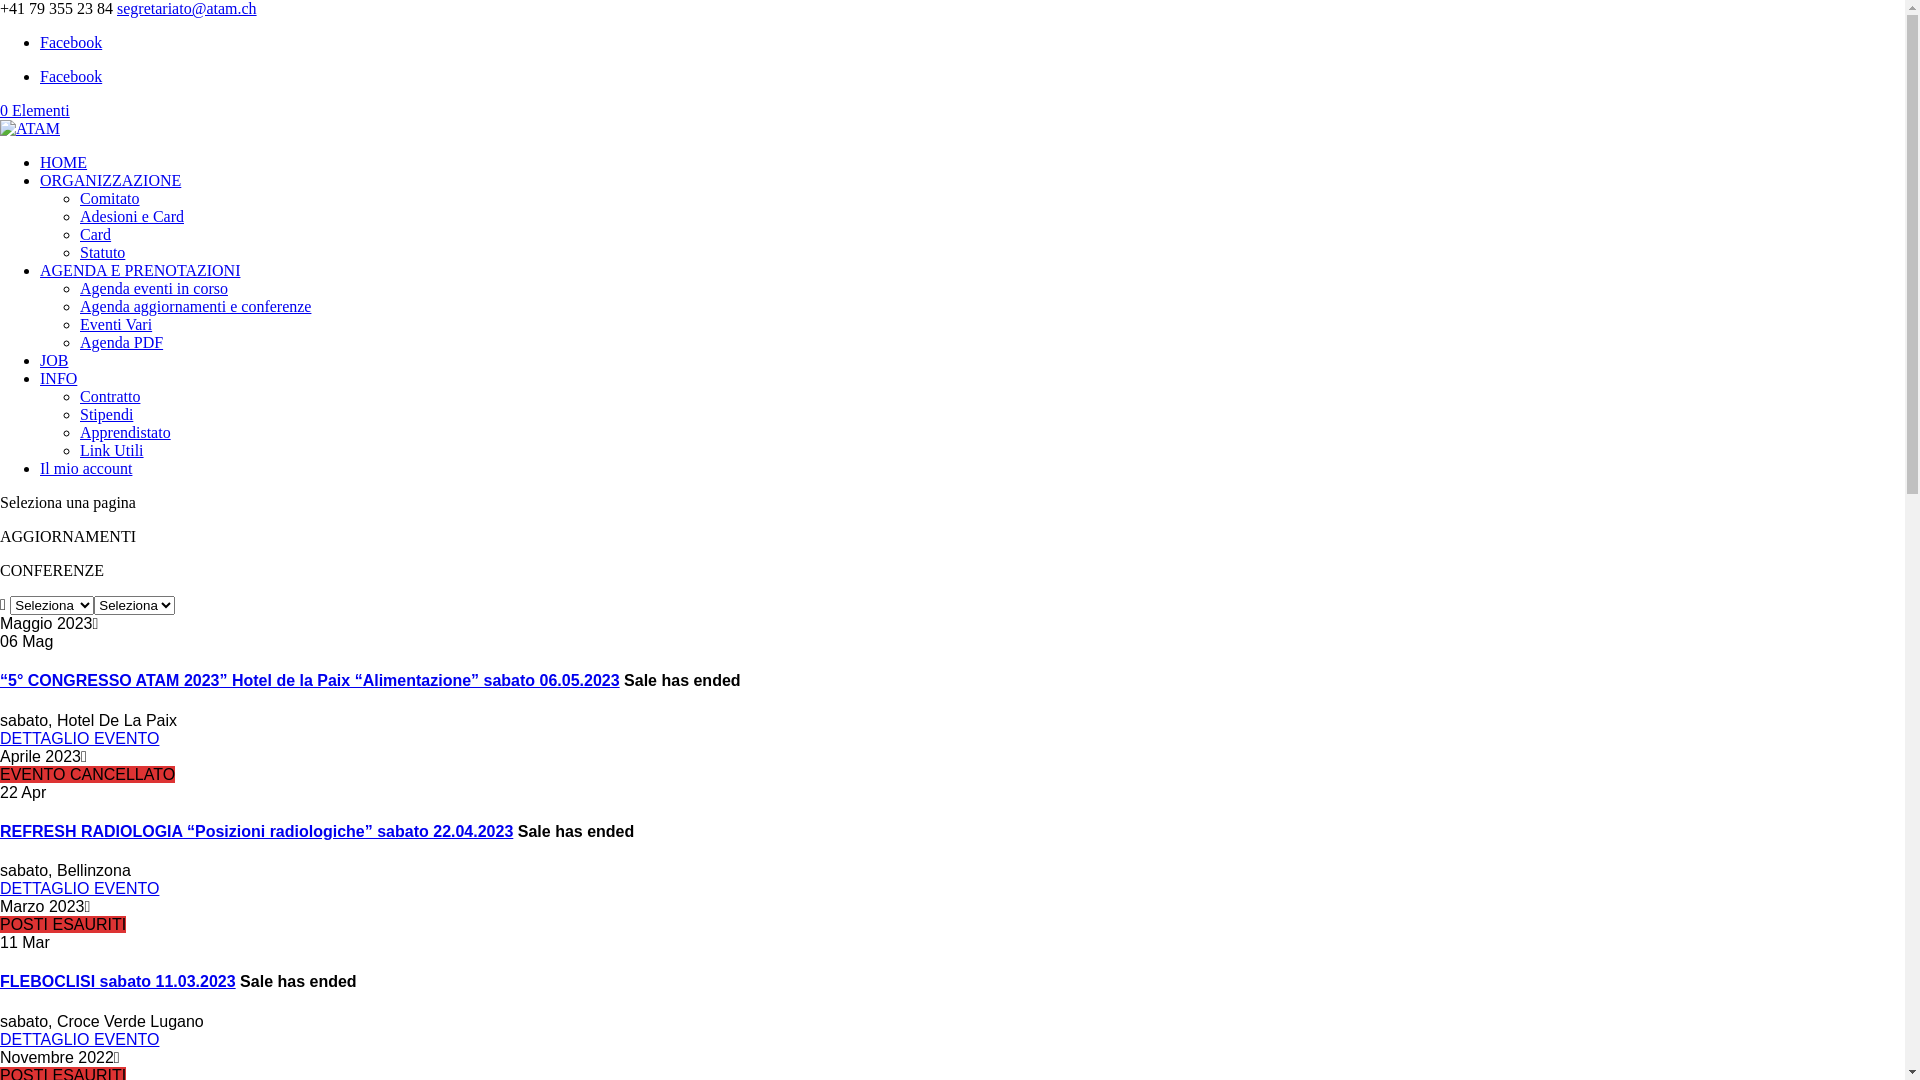 The image size is (1920, 1080). I want to click on 'ORGANIZZAZIONE', so click(109, 180).